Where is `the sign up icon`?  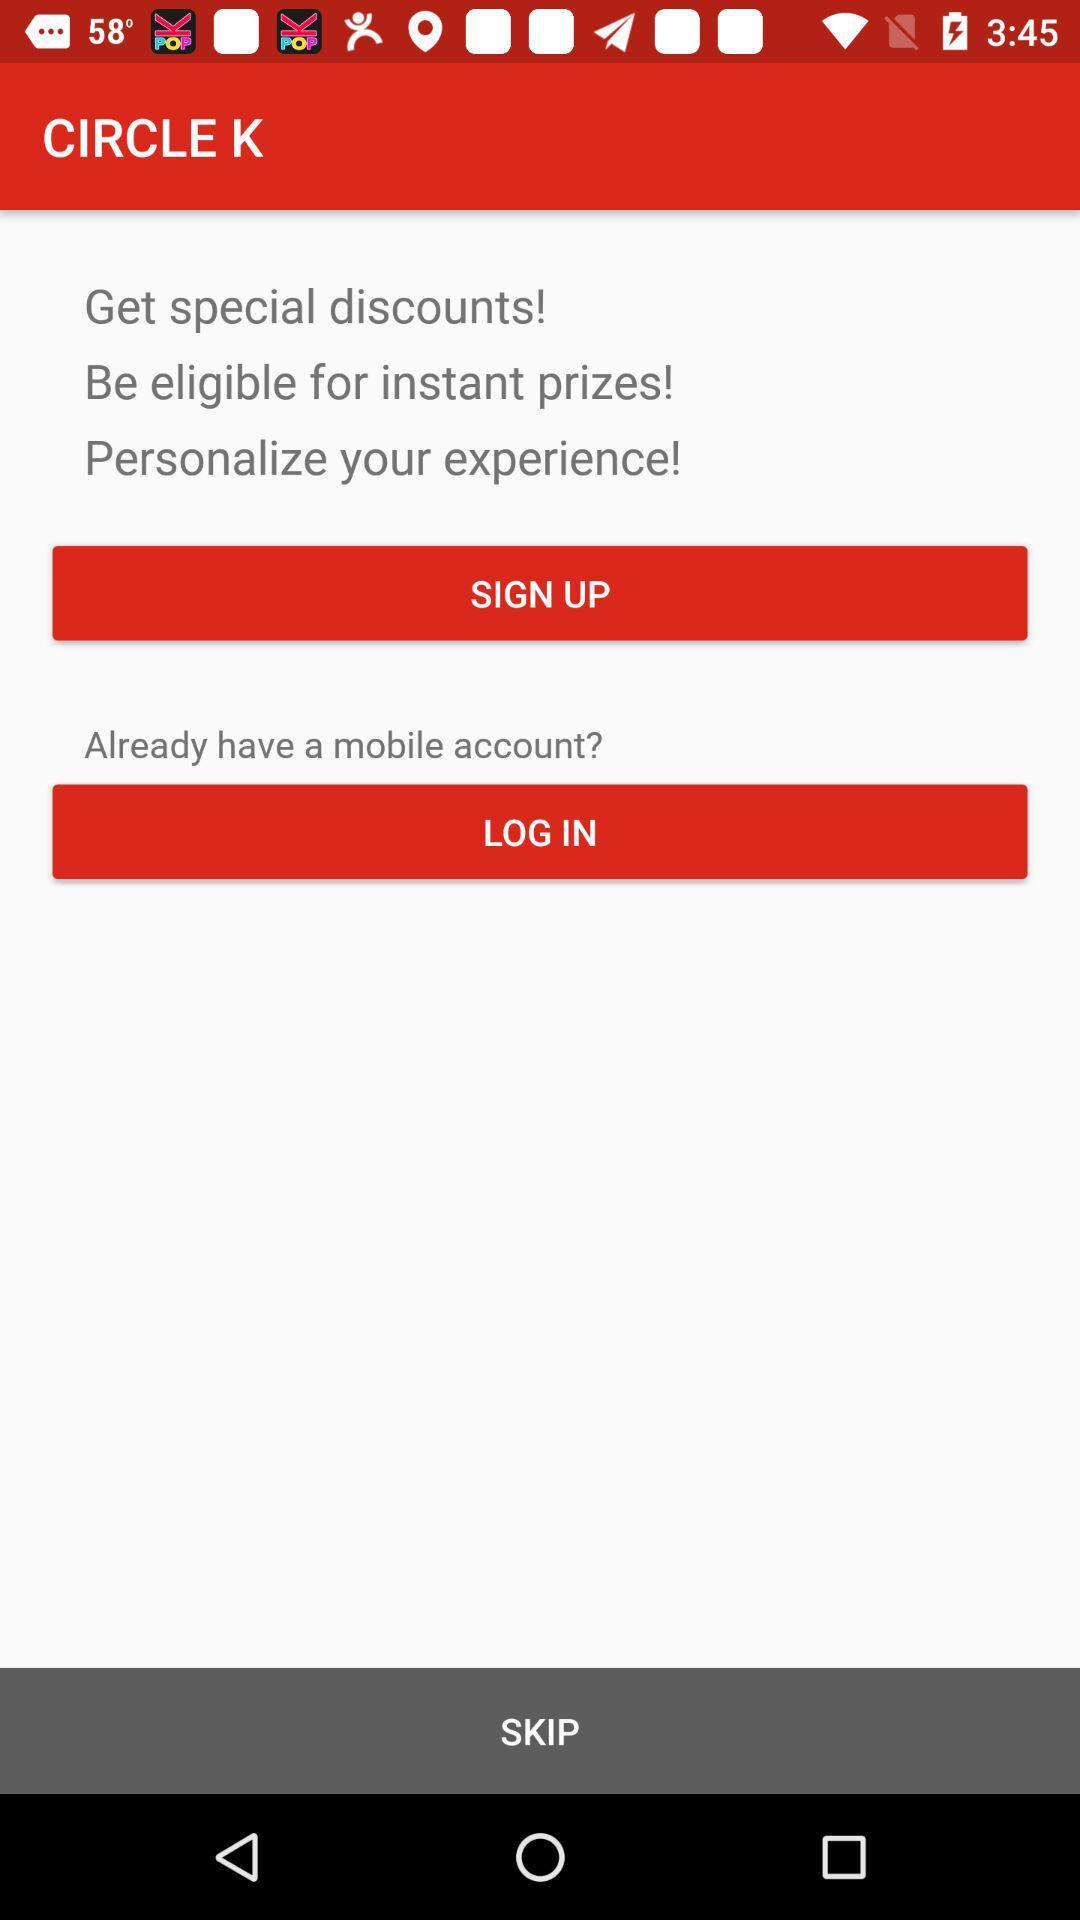 the sign up icon is located at coordinates (540, 592).